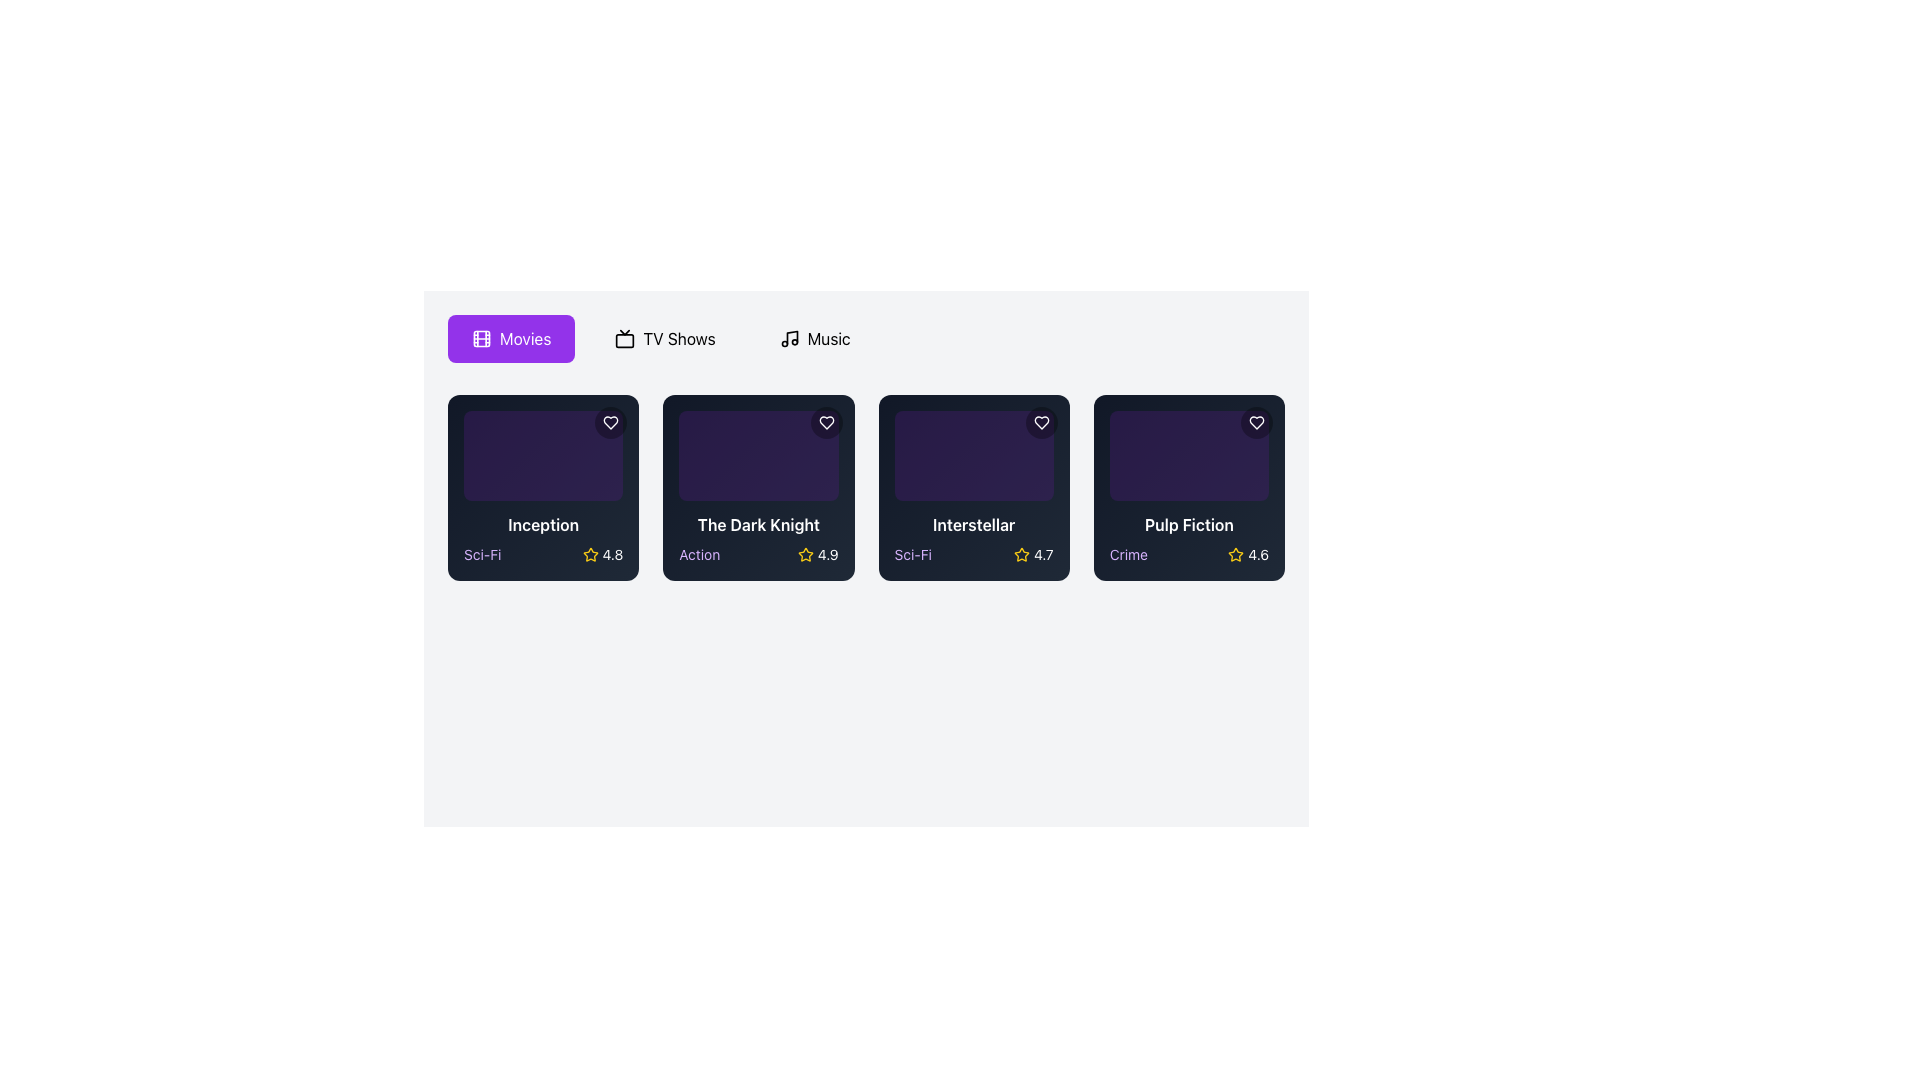  I want to click on the 'Movies' category icon located on a purple background in the upper-left section of the interface, so click(481, 338).